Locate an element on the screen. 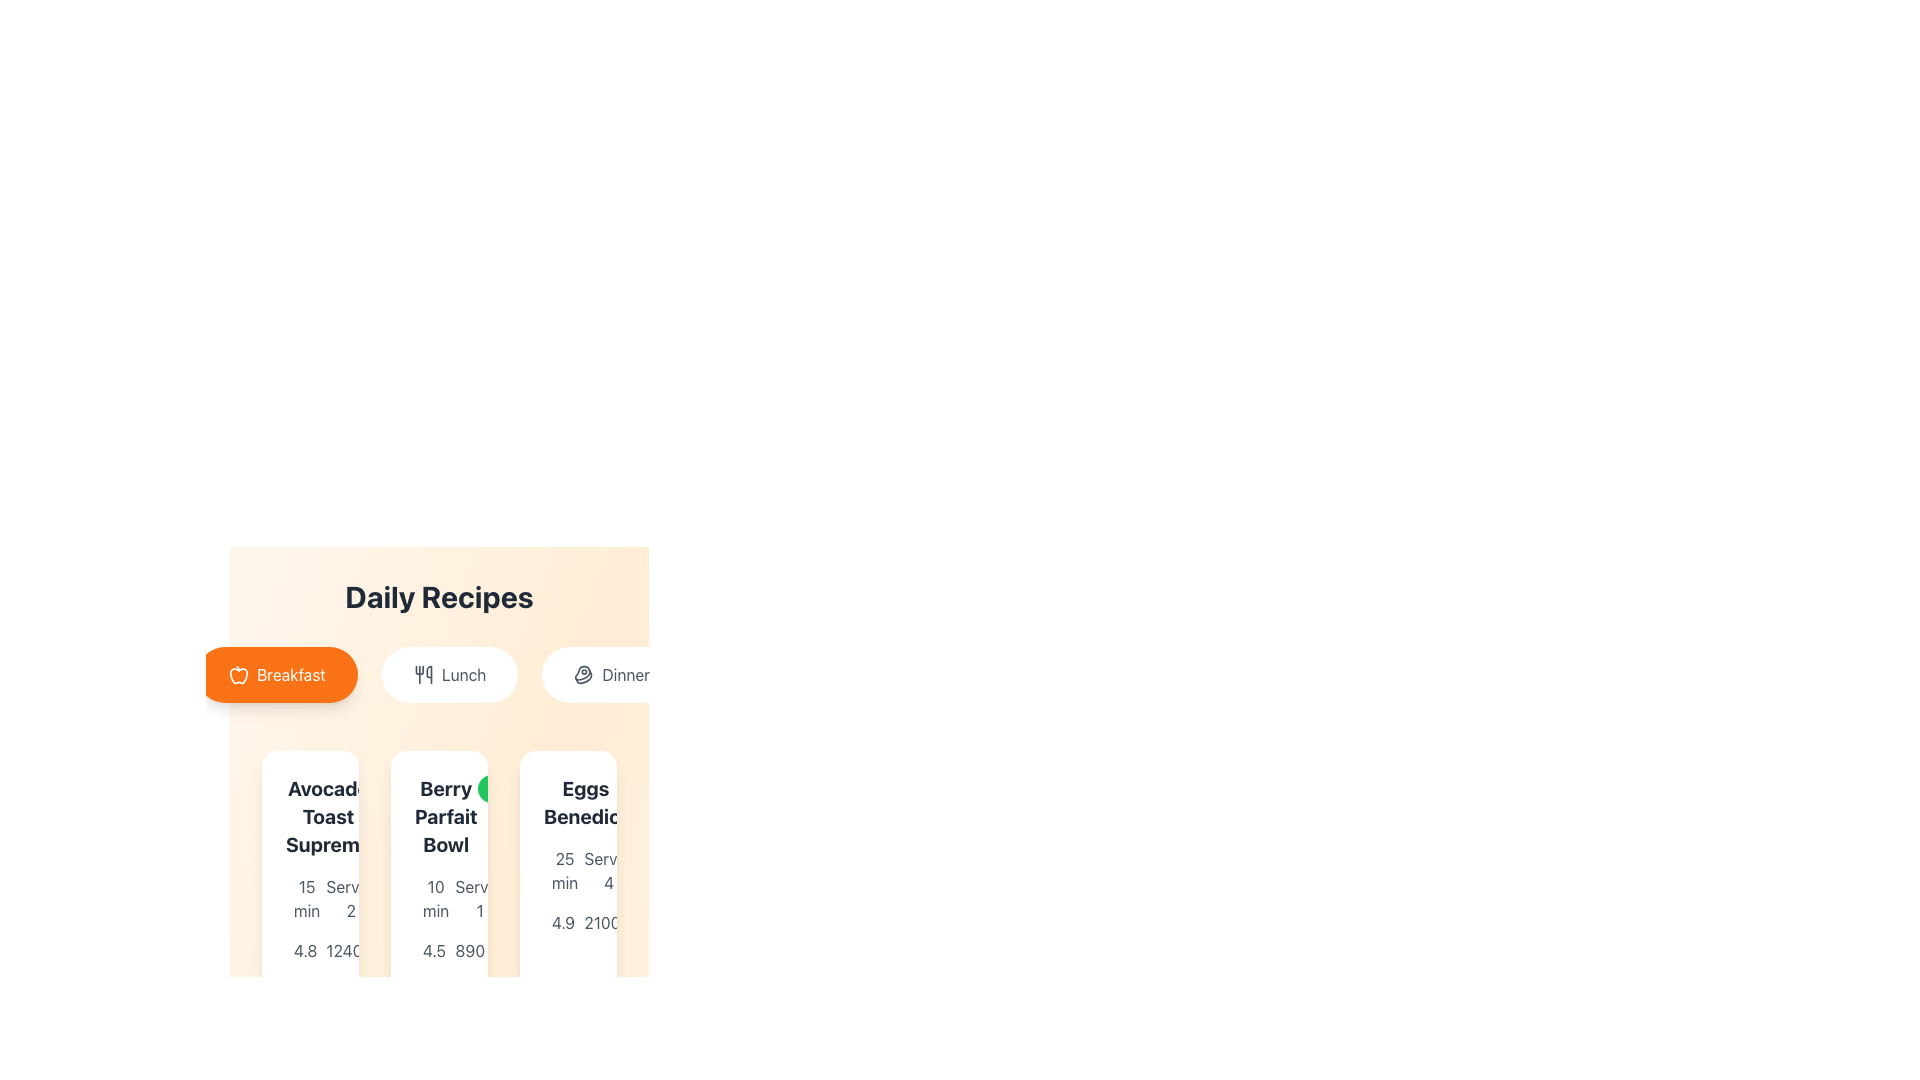 The image size is (1920, 1080). recipe details displayed in the 'Daily Recipes' section, which includes meal cards for 'Avocado Toast Supreme', 'Berry Parfait Bowl', and 'Eggs Benedict' is located at coordinates (438, 793).